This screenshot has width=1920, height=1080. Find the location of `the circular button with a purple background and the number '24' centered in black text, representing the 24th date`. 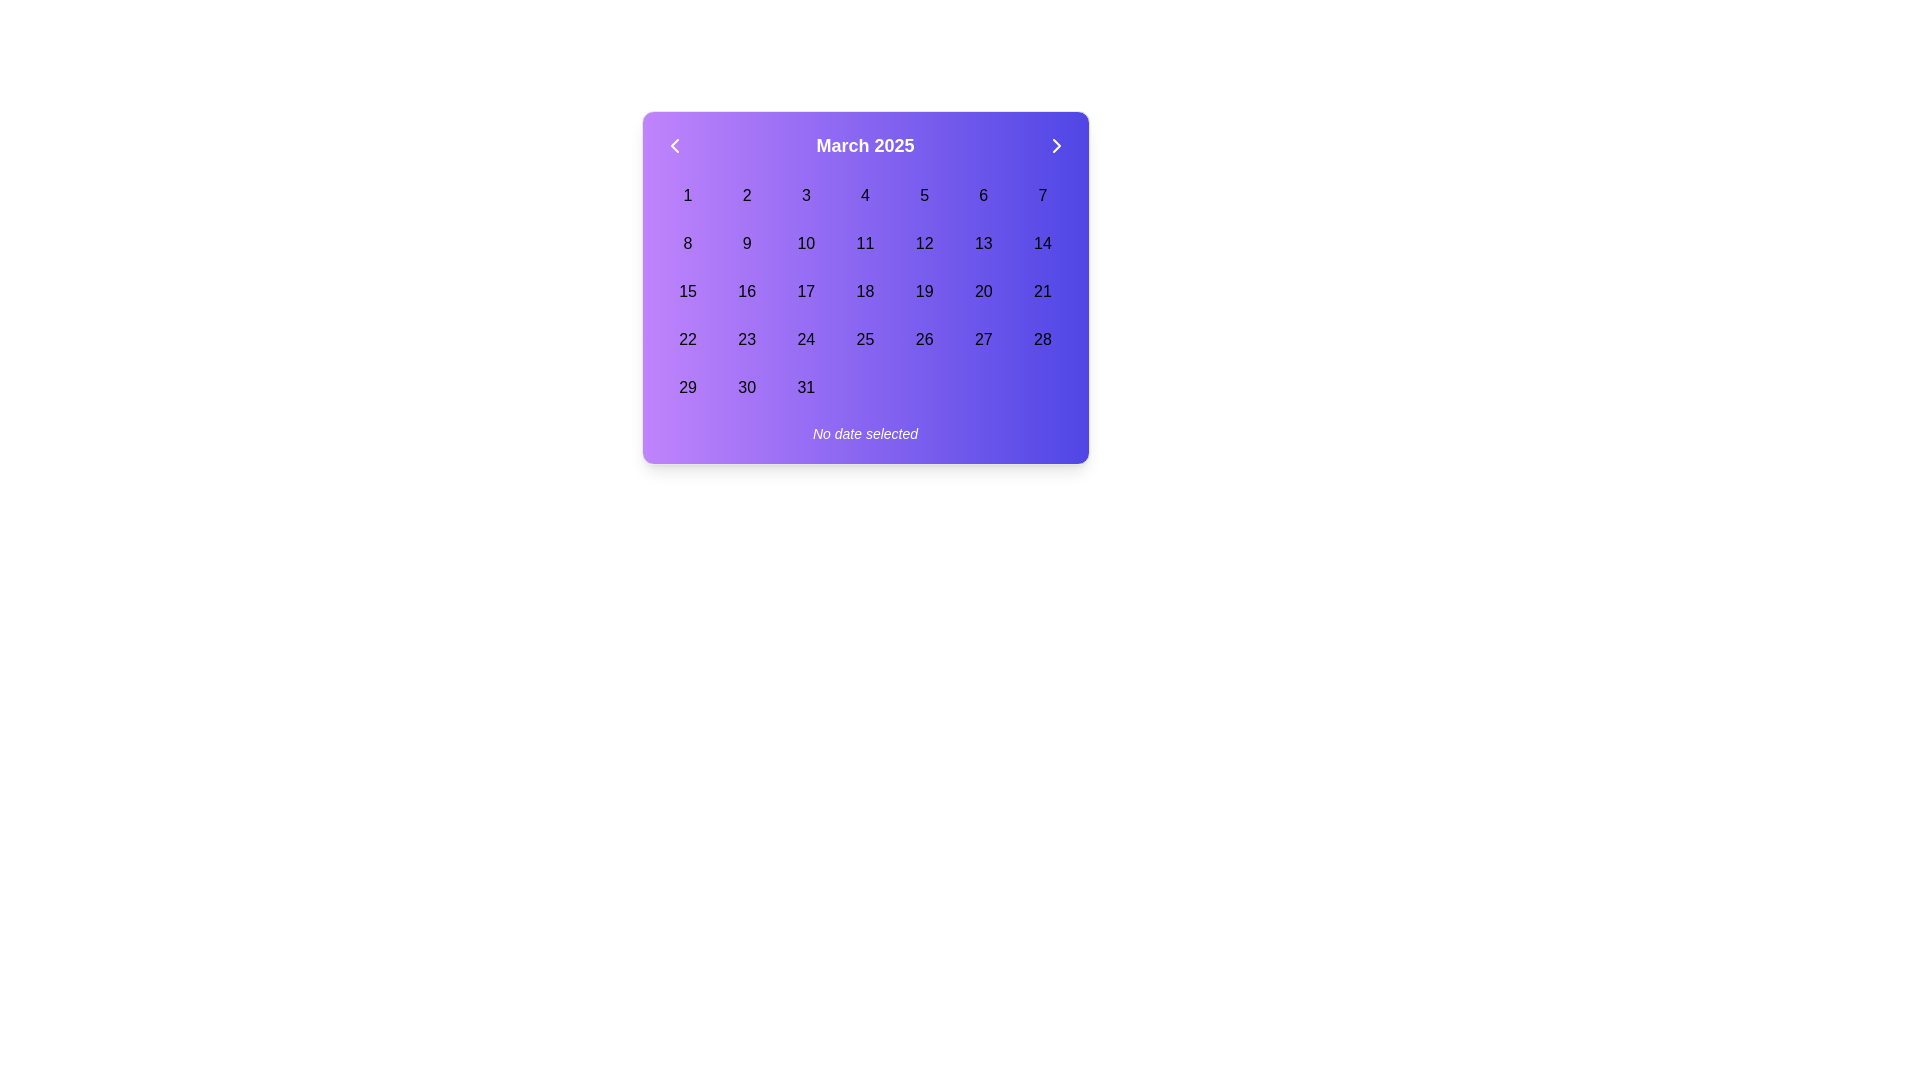

the circular button with a purple background and the number '24' centered in black text, representing the 24th date is located at coordinates (806, 338).